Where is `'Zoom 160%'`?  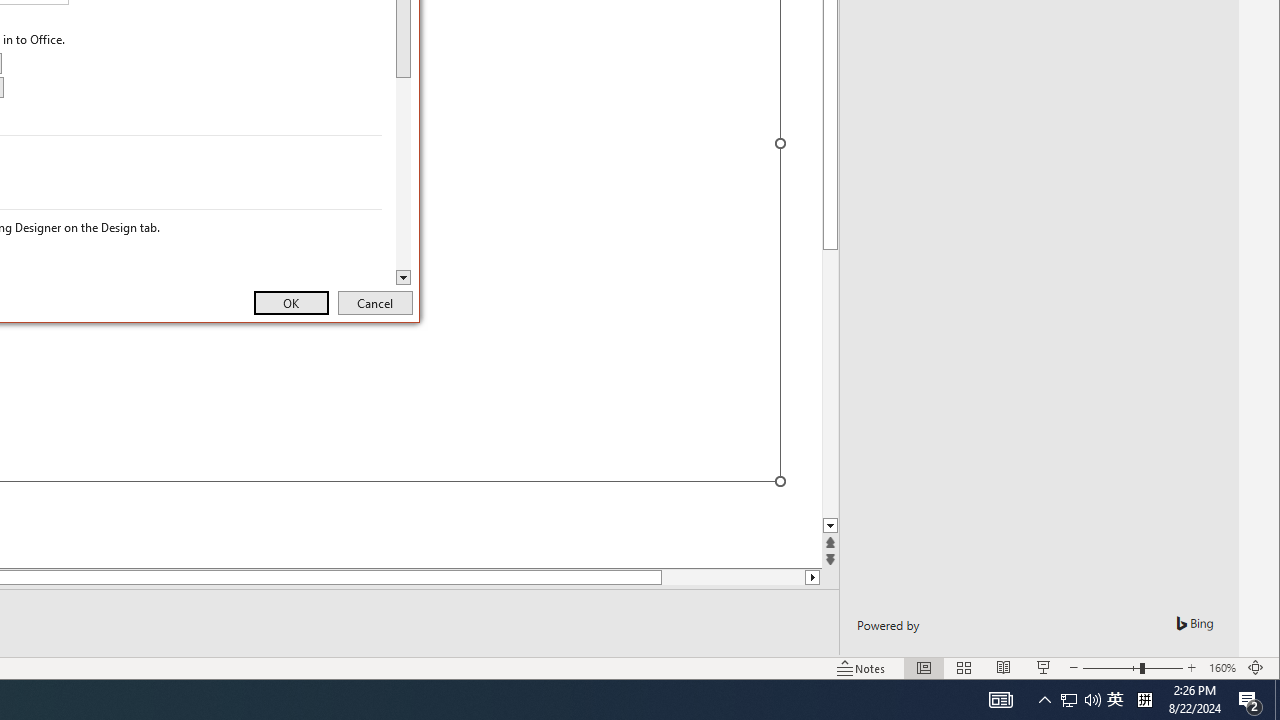
'Zoom 160%' is located at coordinates (1221, 668).